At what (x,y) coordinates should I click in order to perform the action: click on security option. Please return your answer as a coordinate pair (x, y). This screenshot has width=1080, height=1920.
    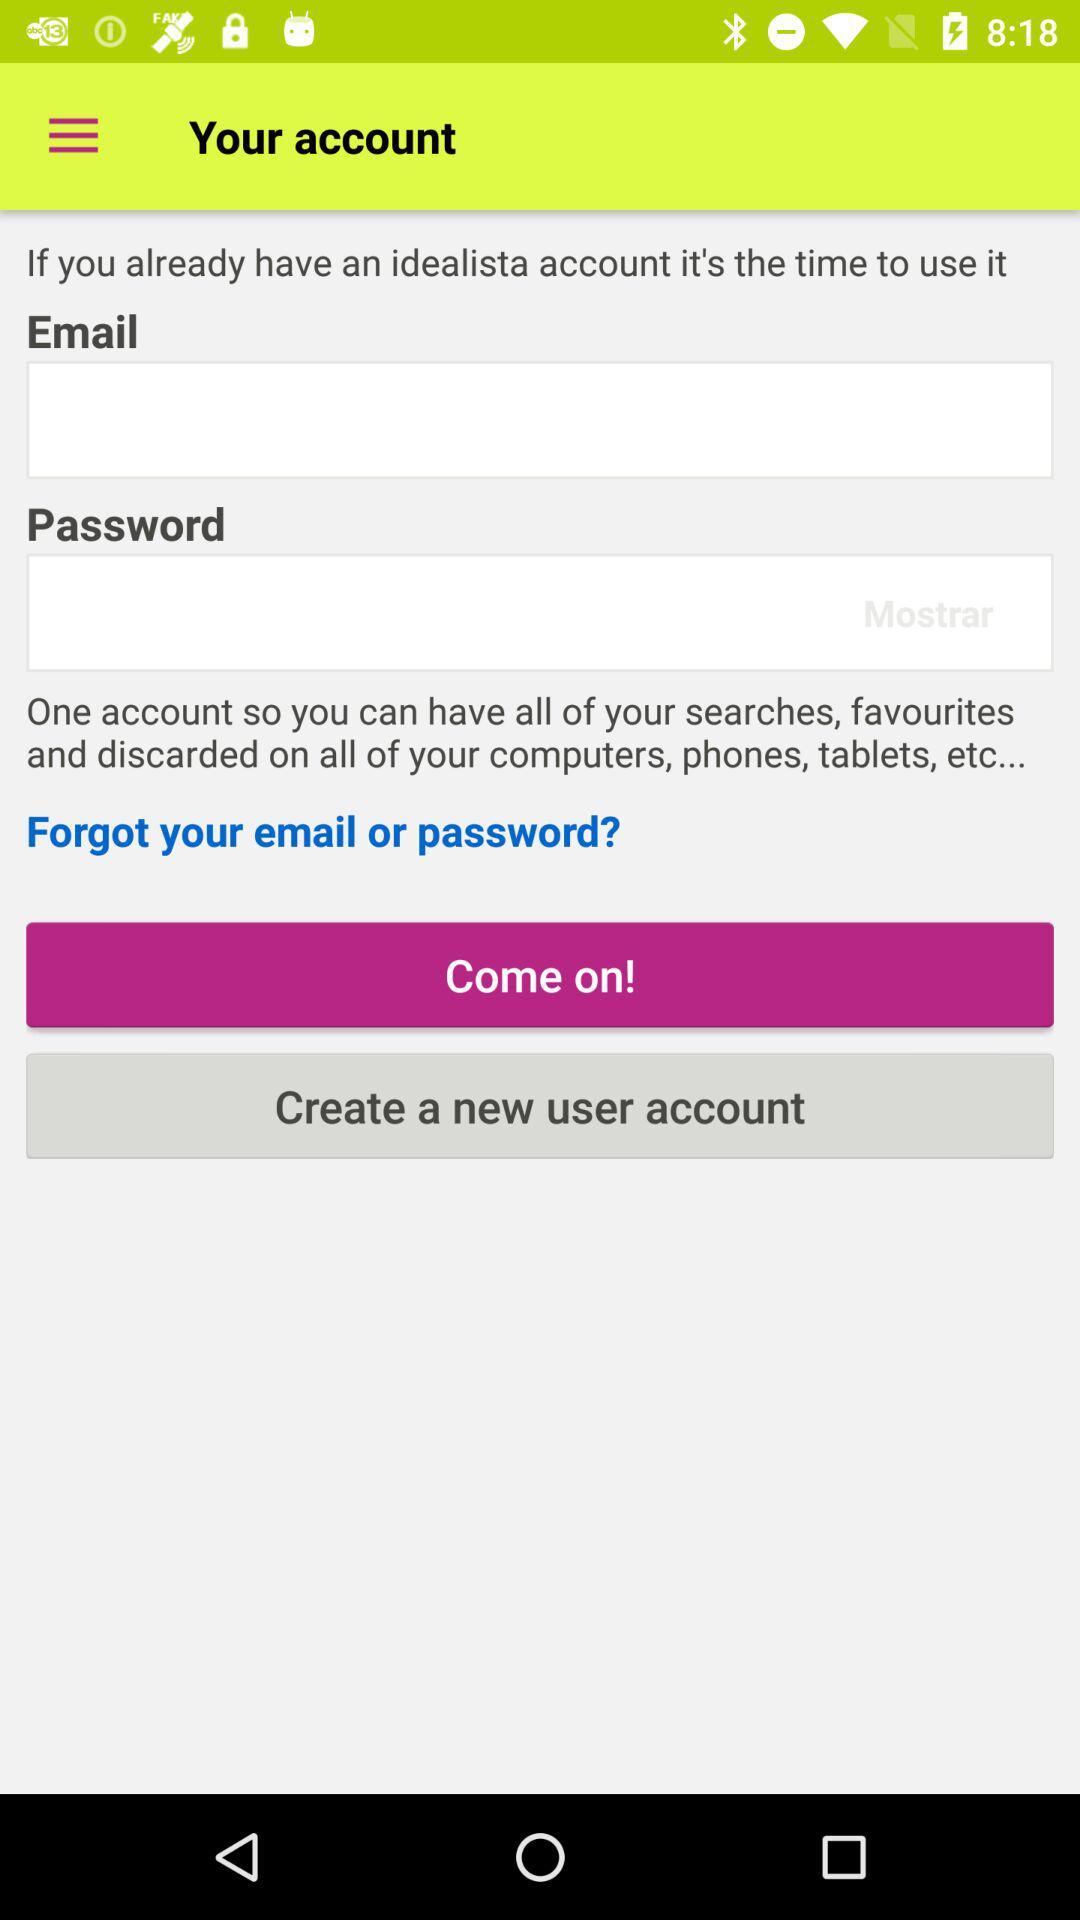
    Looking at the image, I should click on (540, 419).